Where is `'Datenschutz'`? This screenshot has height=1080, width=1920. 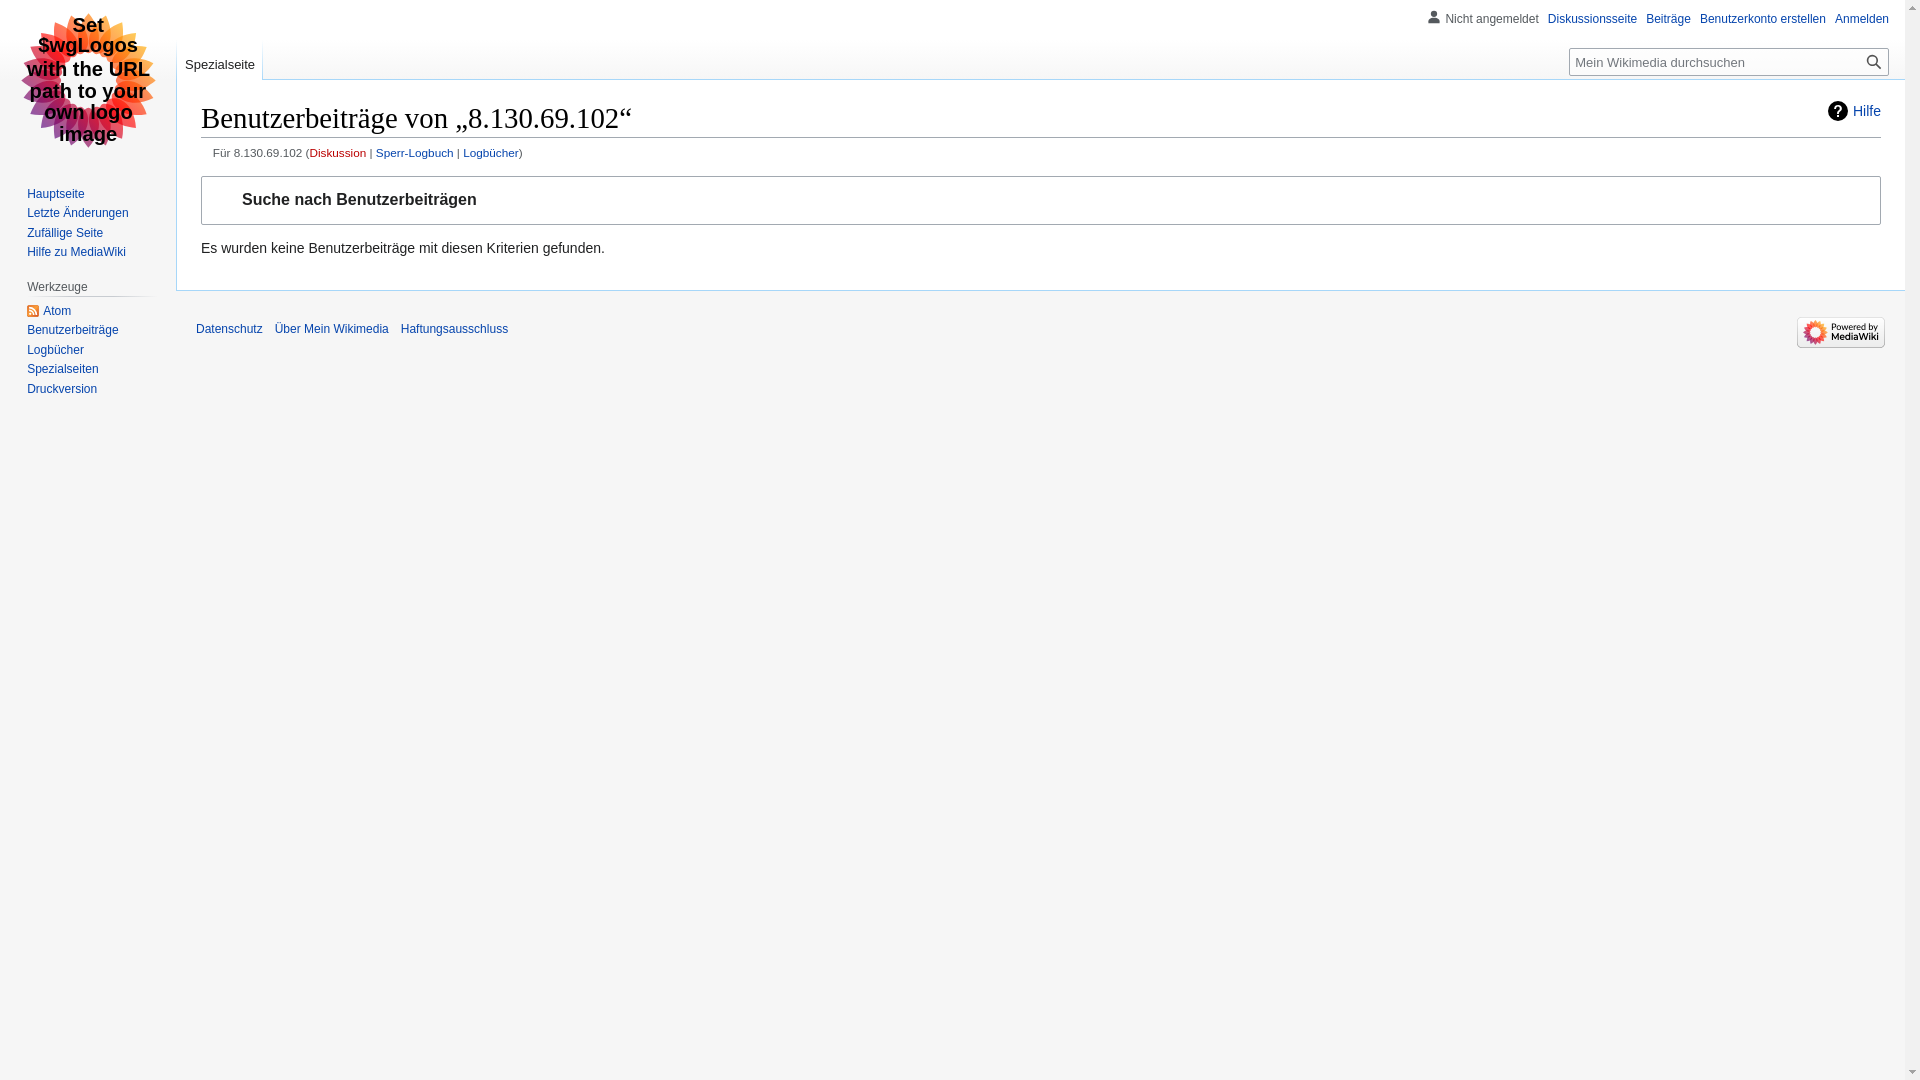 'Datenschutz' is located at coordinates (196, 327).